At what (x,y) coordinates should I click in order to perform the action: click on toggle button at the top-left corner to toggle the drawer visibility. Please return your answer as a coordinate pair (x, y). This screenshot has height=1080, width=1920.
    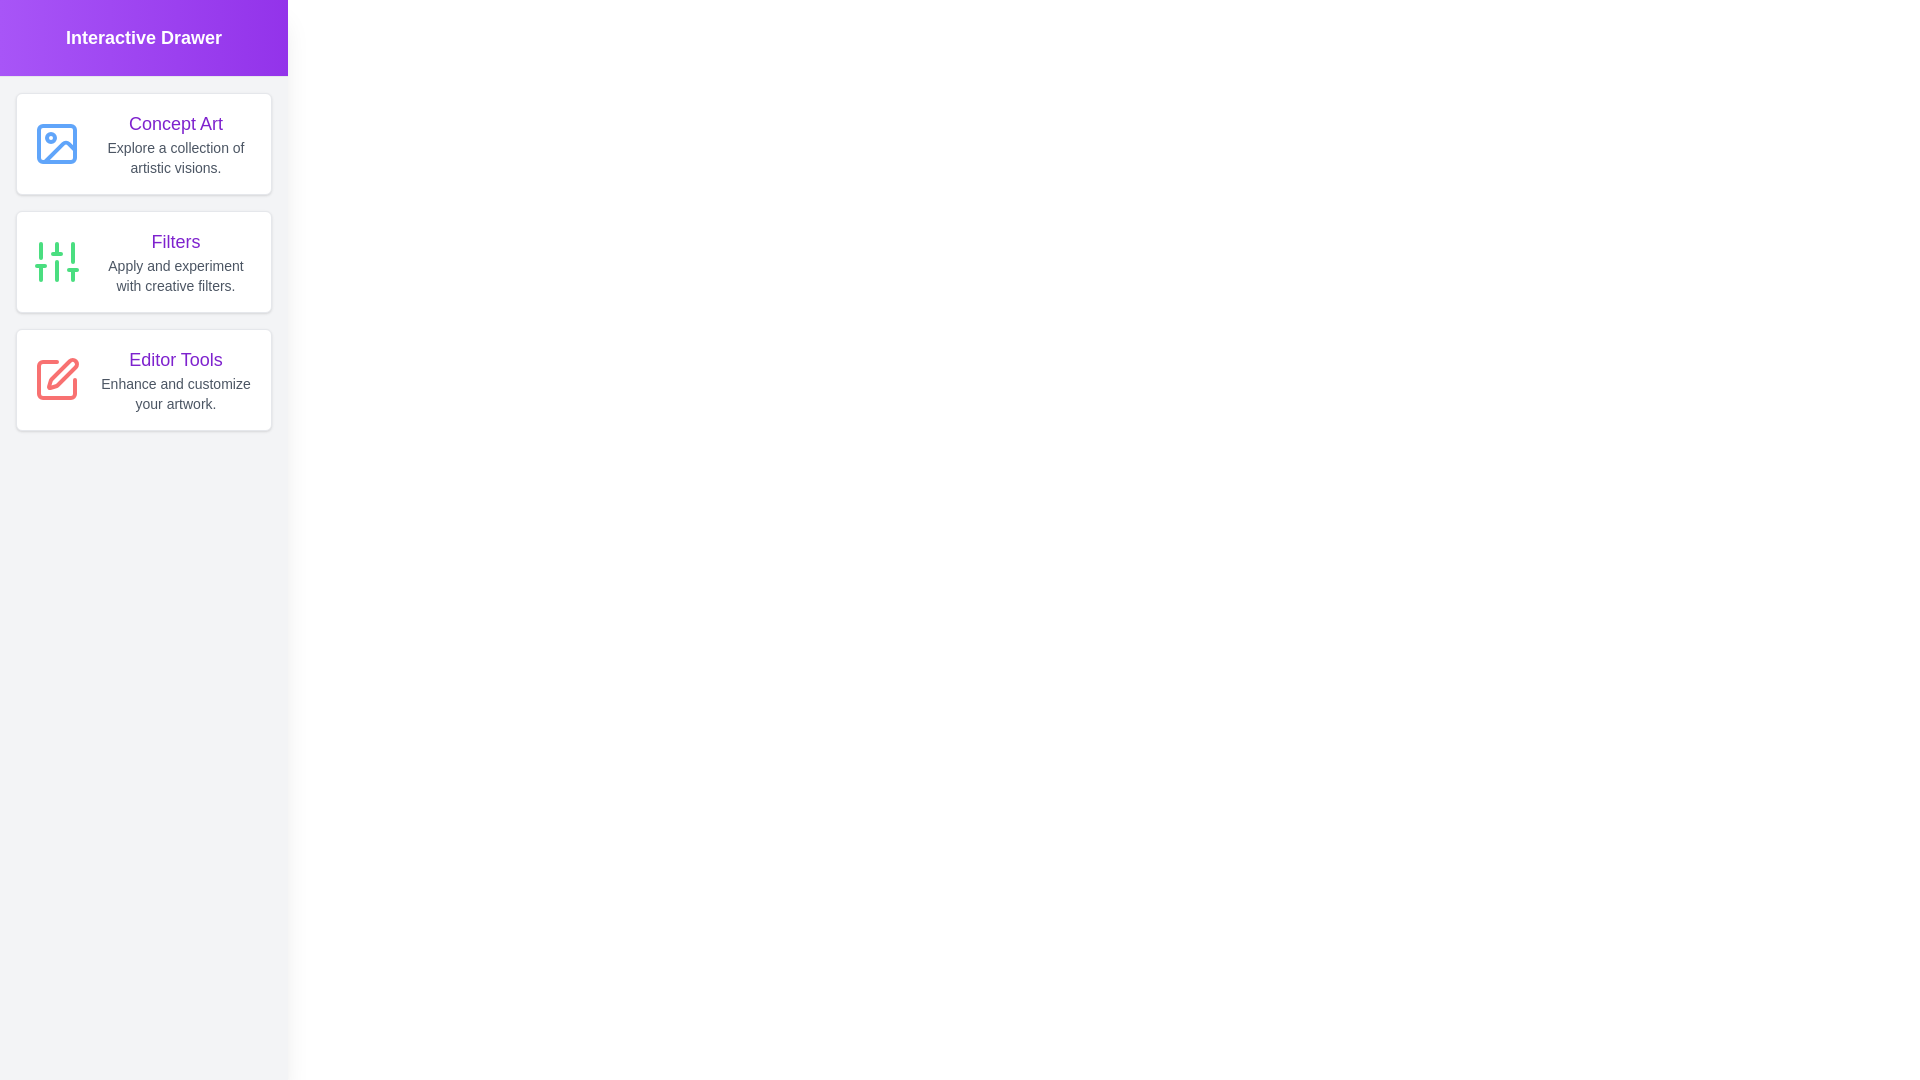
    Looking at the image, I should click on (35, 35).